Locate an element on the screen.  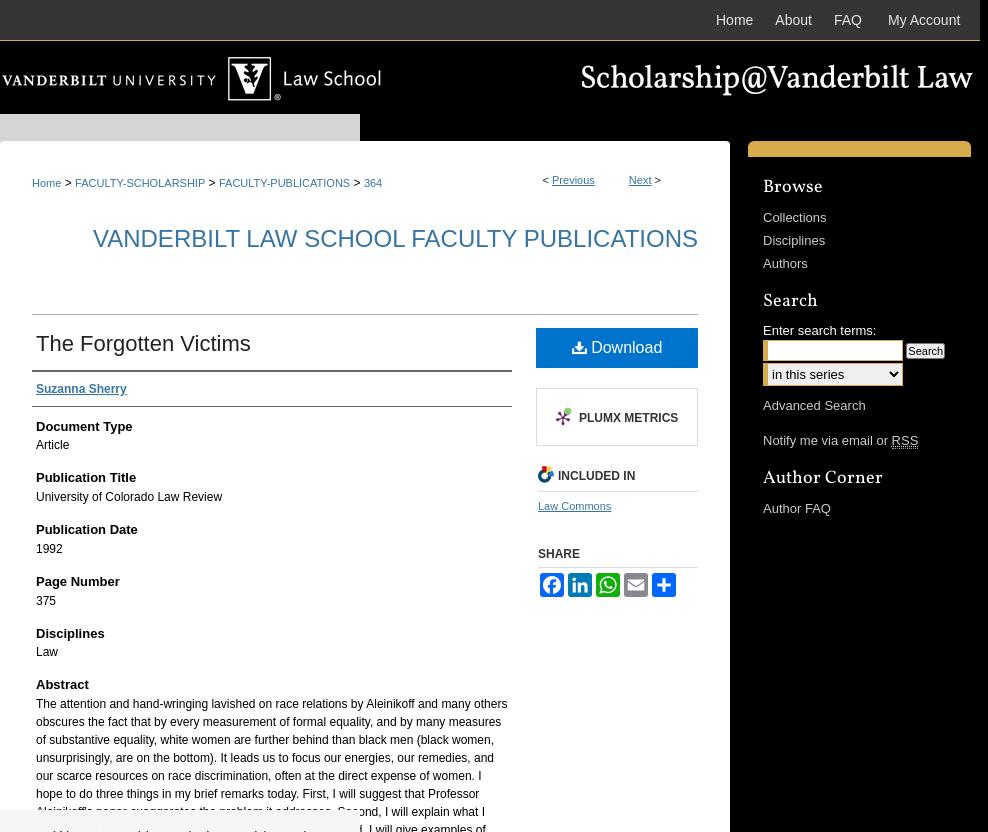
'Law' is located at coordinates (46, 652).